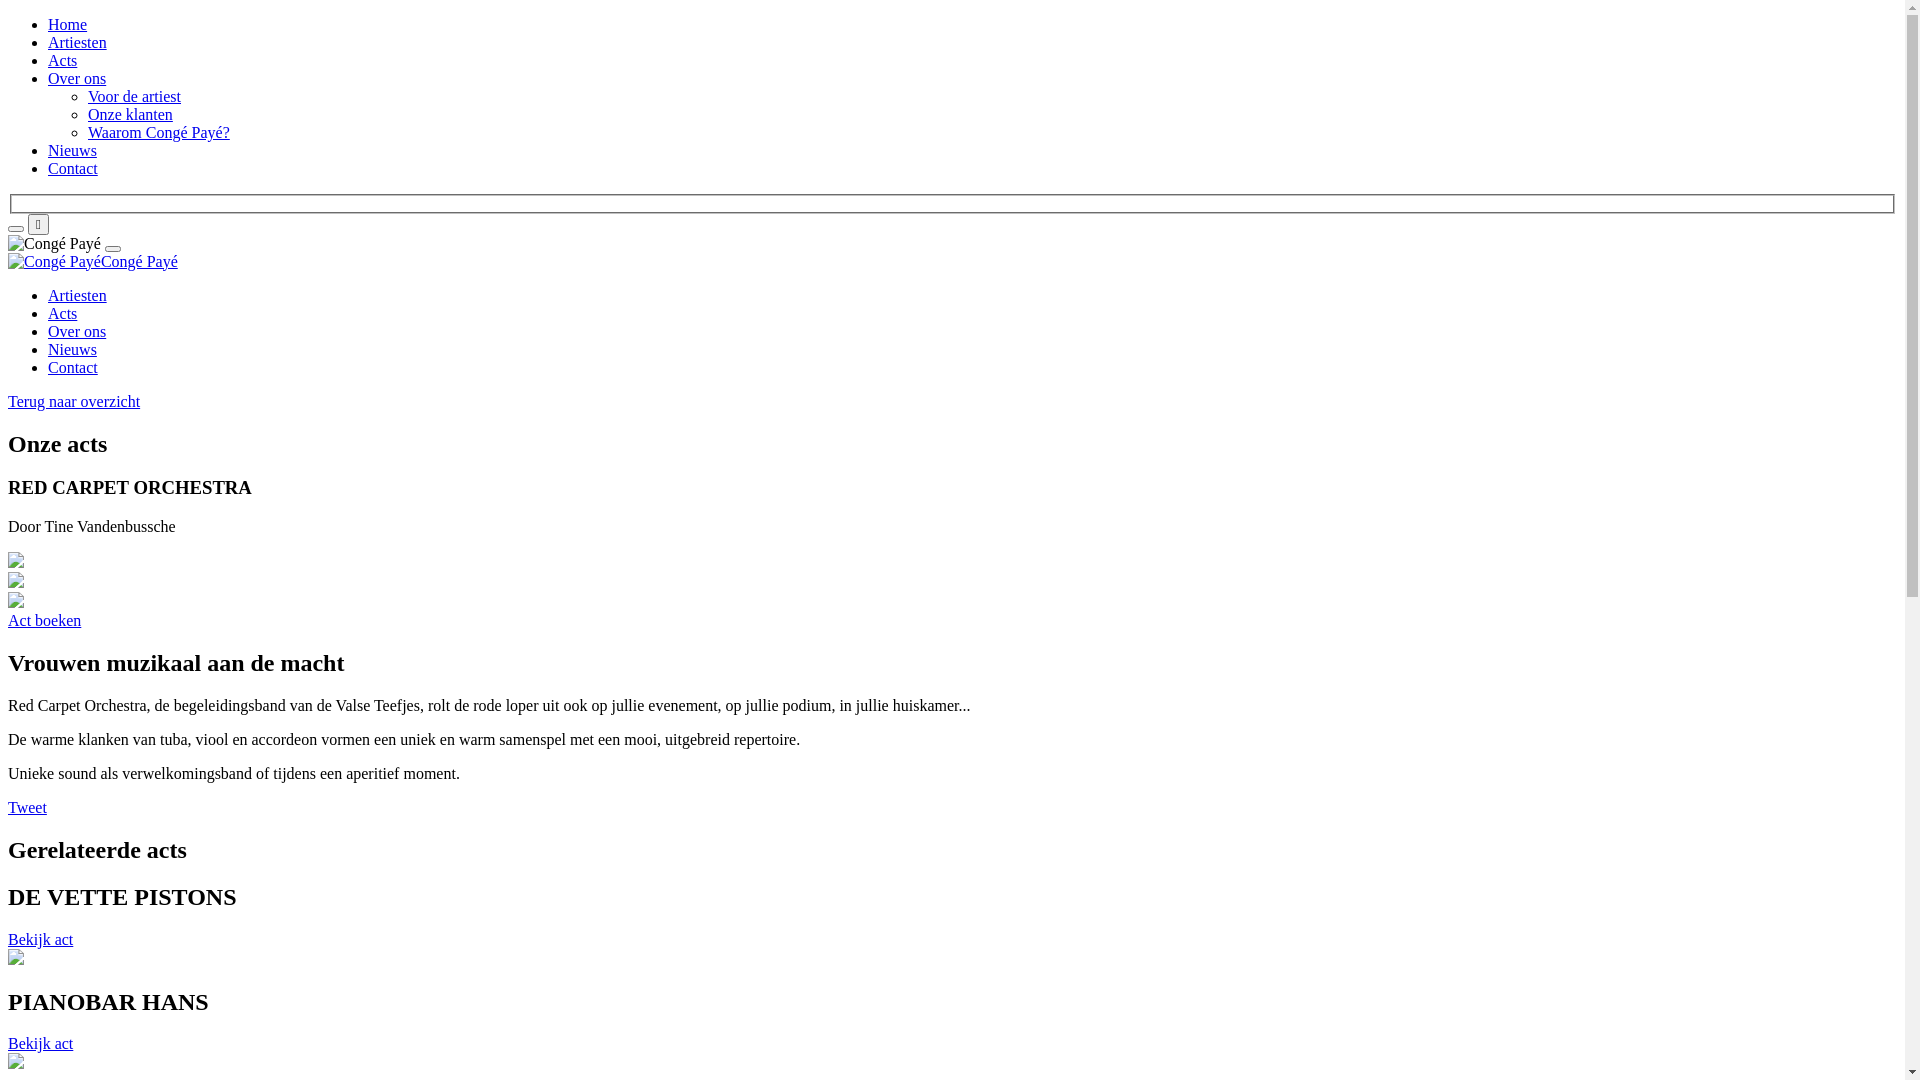  I want to click on 'Acts', so click(48, 313).